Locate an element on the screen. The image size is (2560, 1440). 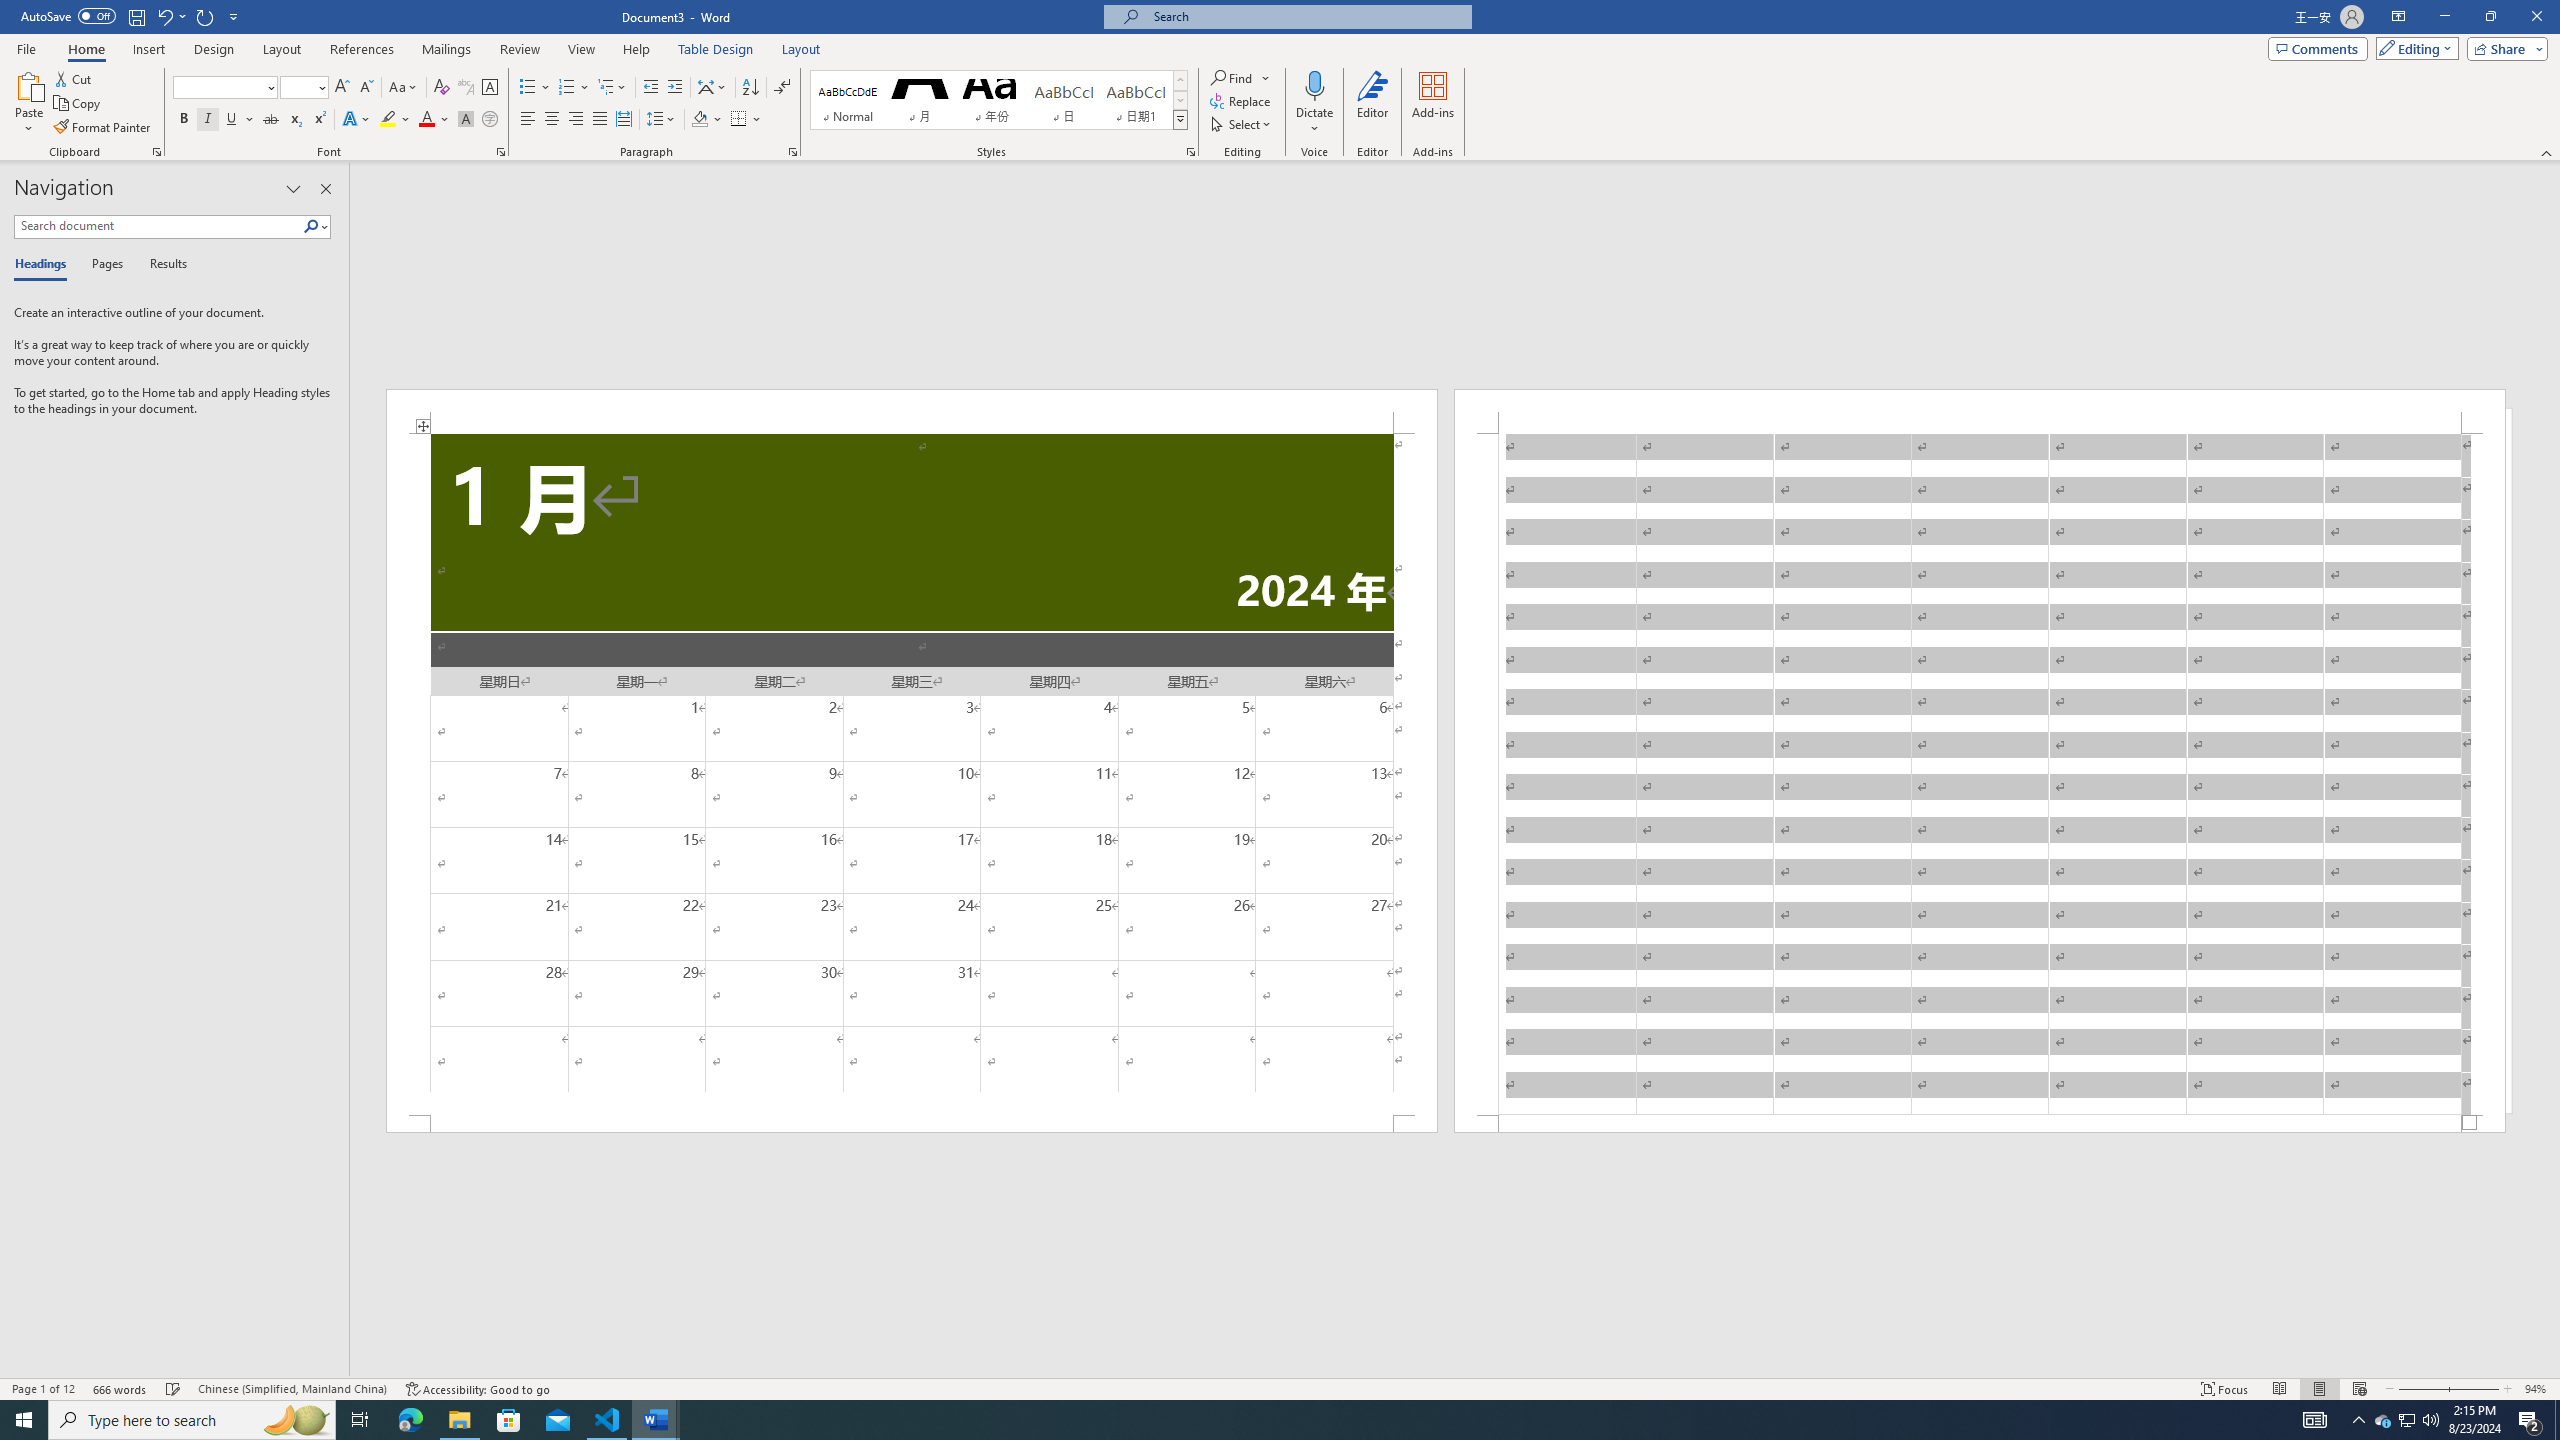
'Table Design' is located at coordinates (716, 49).